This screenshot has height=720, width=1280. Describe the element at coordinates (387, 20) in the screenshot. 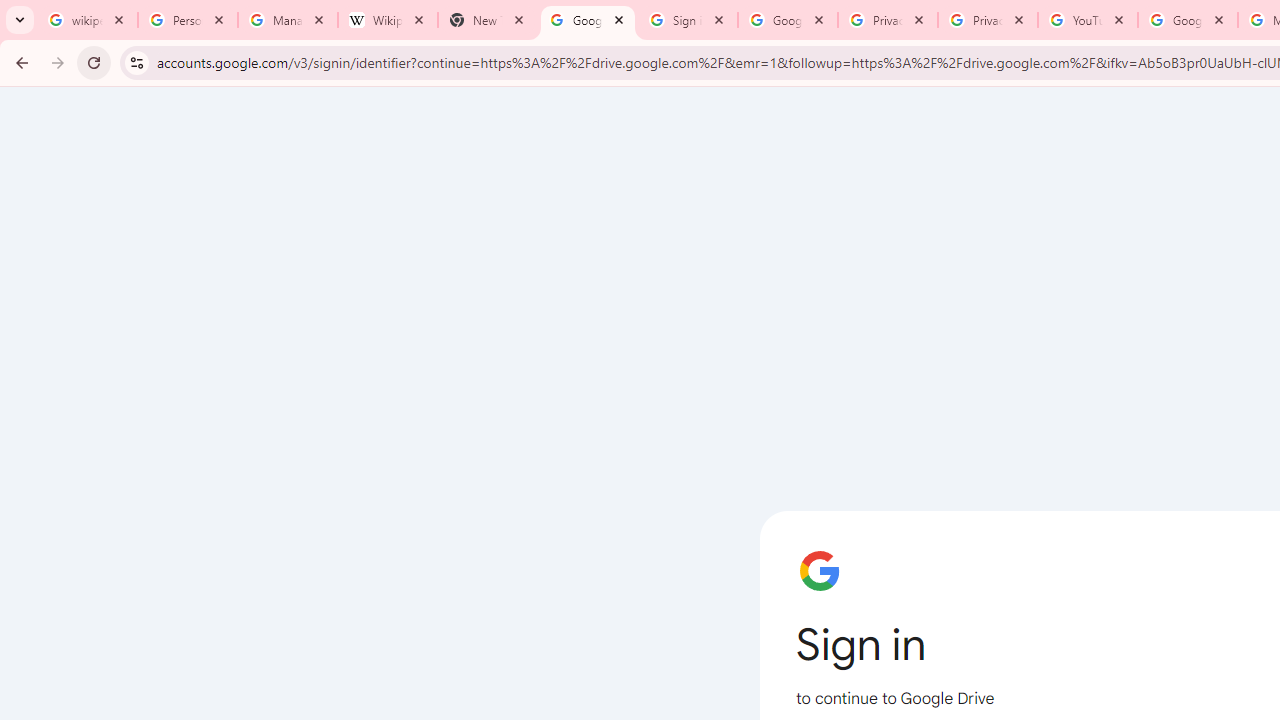

I see `'Wikipedia:Edit requests - Wikipedia'` at that location.